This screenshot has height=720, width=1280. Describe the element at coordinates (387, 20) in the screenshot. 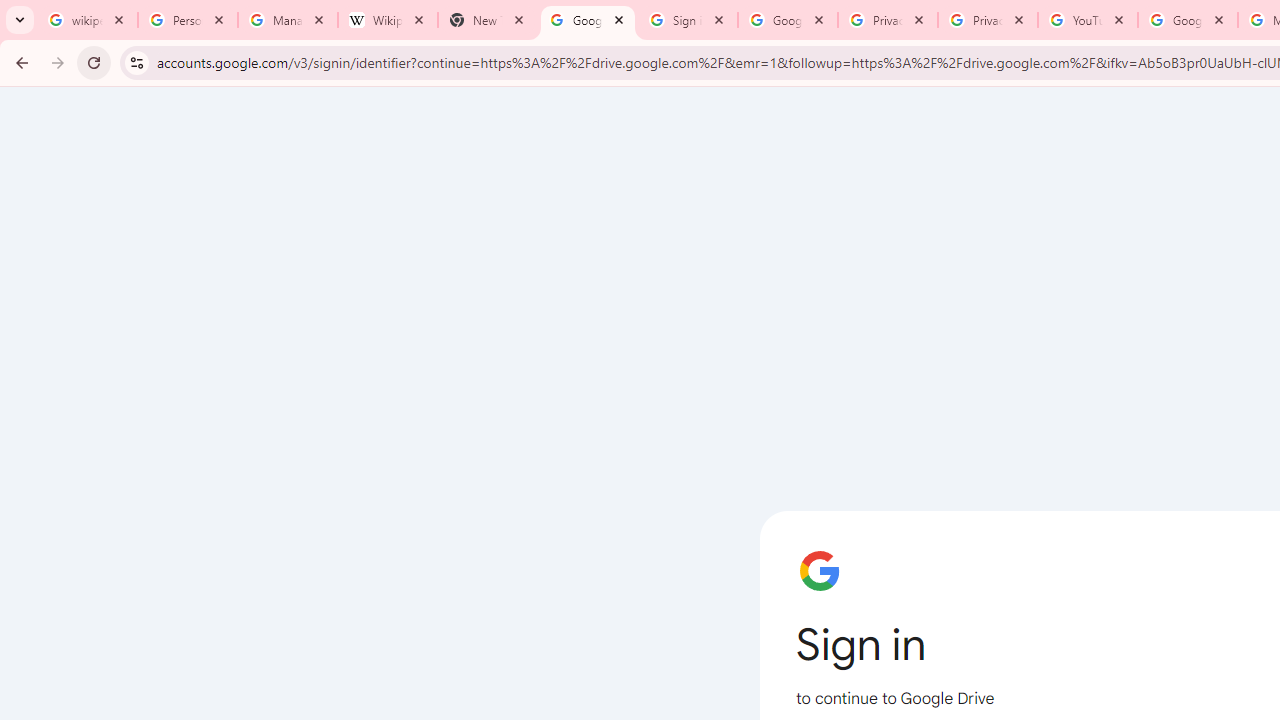

I see `'Wikipedia:Edit requests - Wikipedia'` at that location.